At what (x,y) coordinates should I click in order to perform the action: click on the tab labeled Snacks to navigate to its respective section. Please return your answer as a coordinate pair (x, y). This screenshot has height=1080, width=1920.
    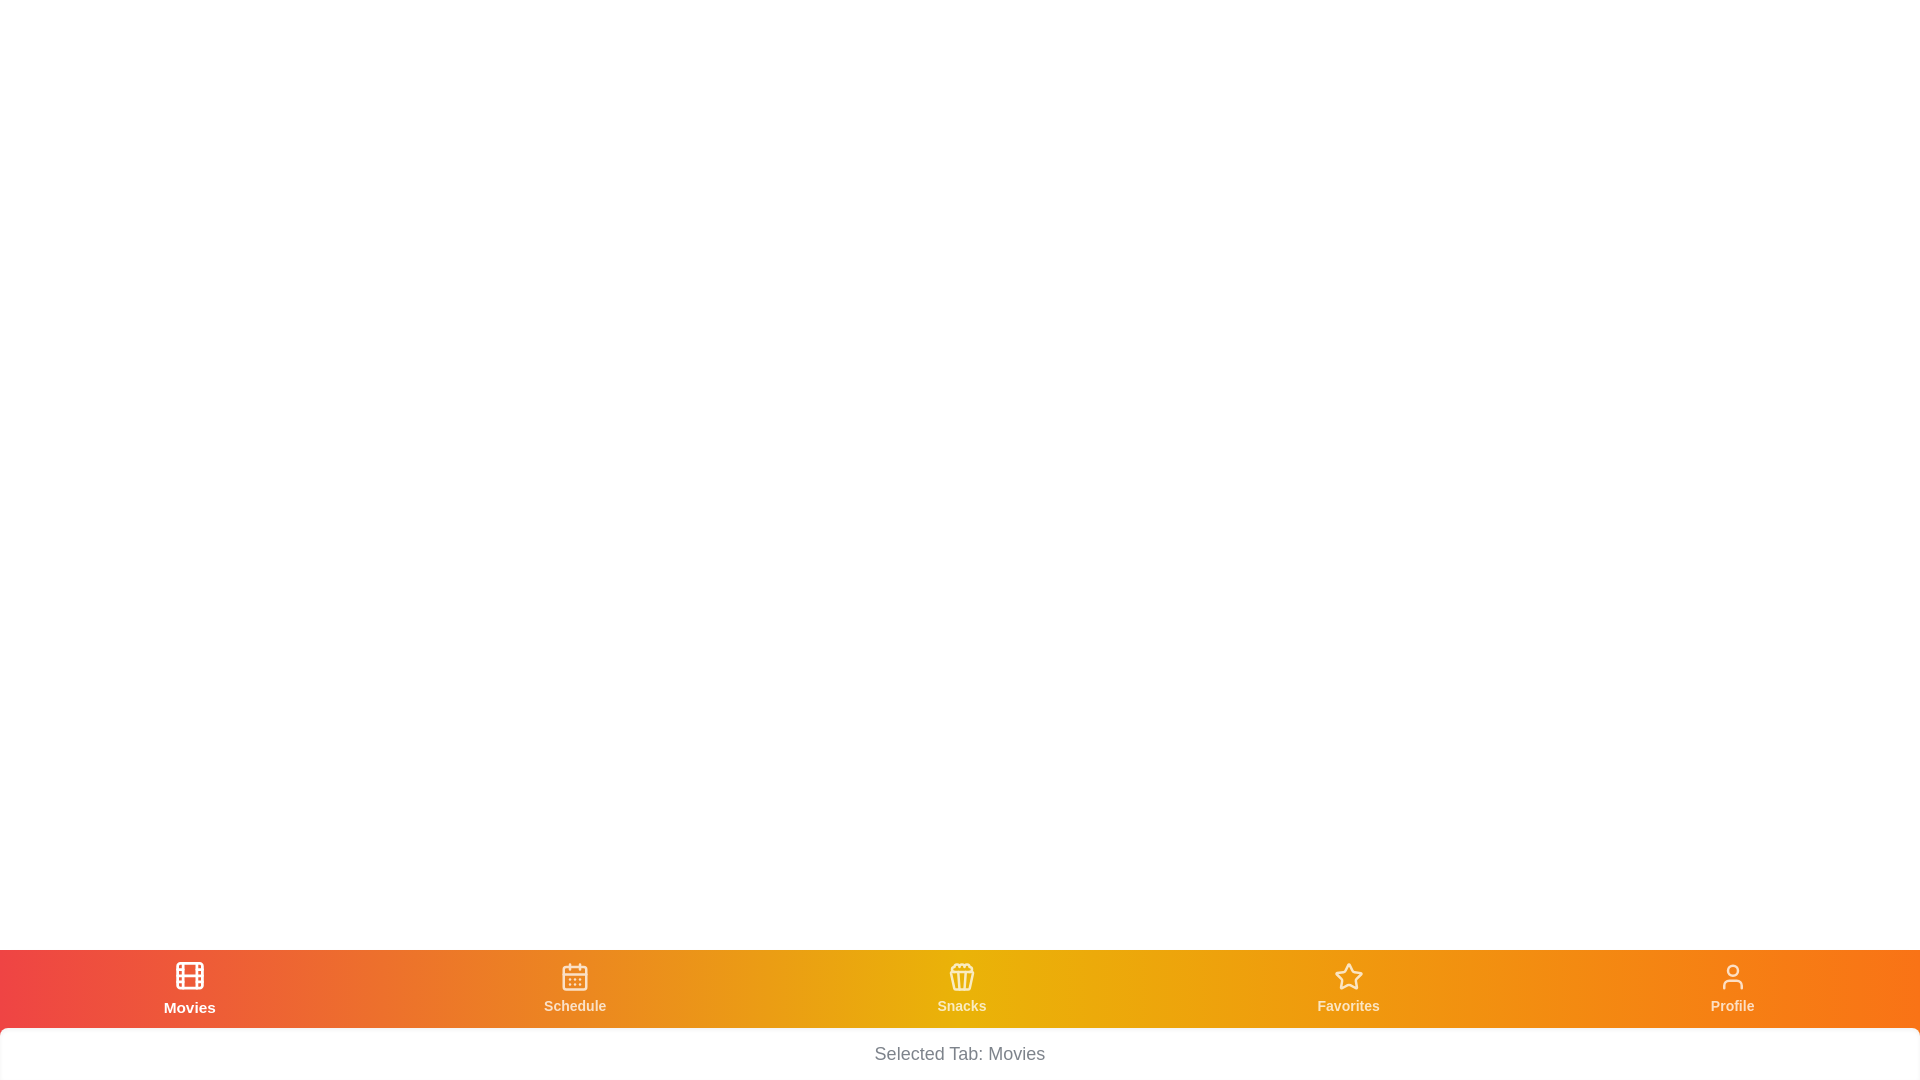
    Looking at the image, I should click on (960, 987).